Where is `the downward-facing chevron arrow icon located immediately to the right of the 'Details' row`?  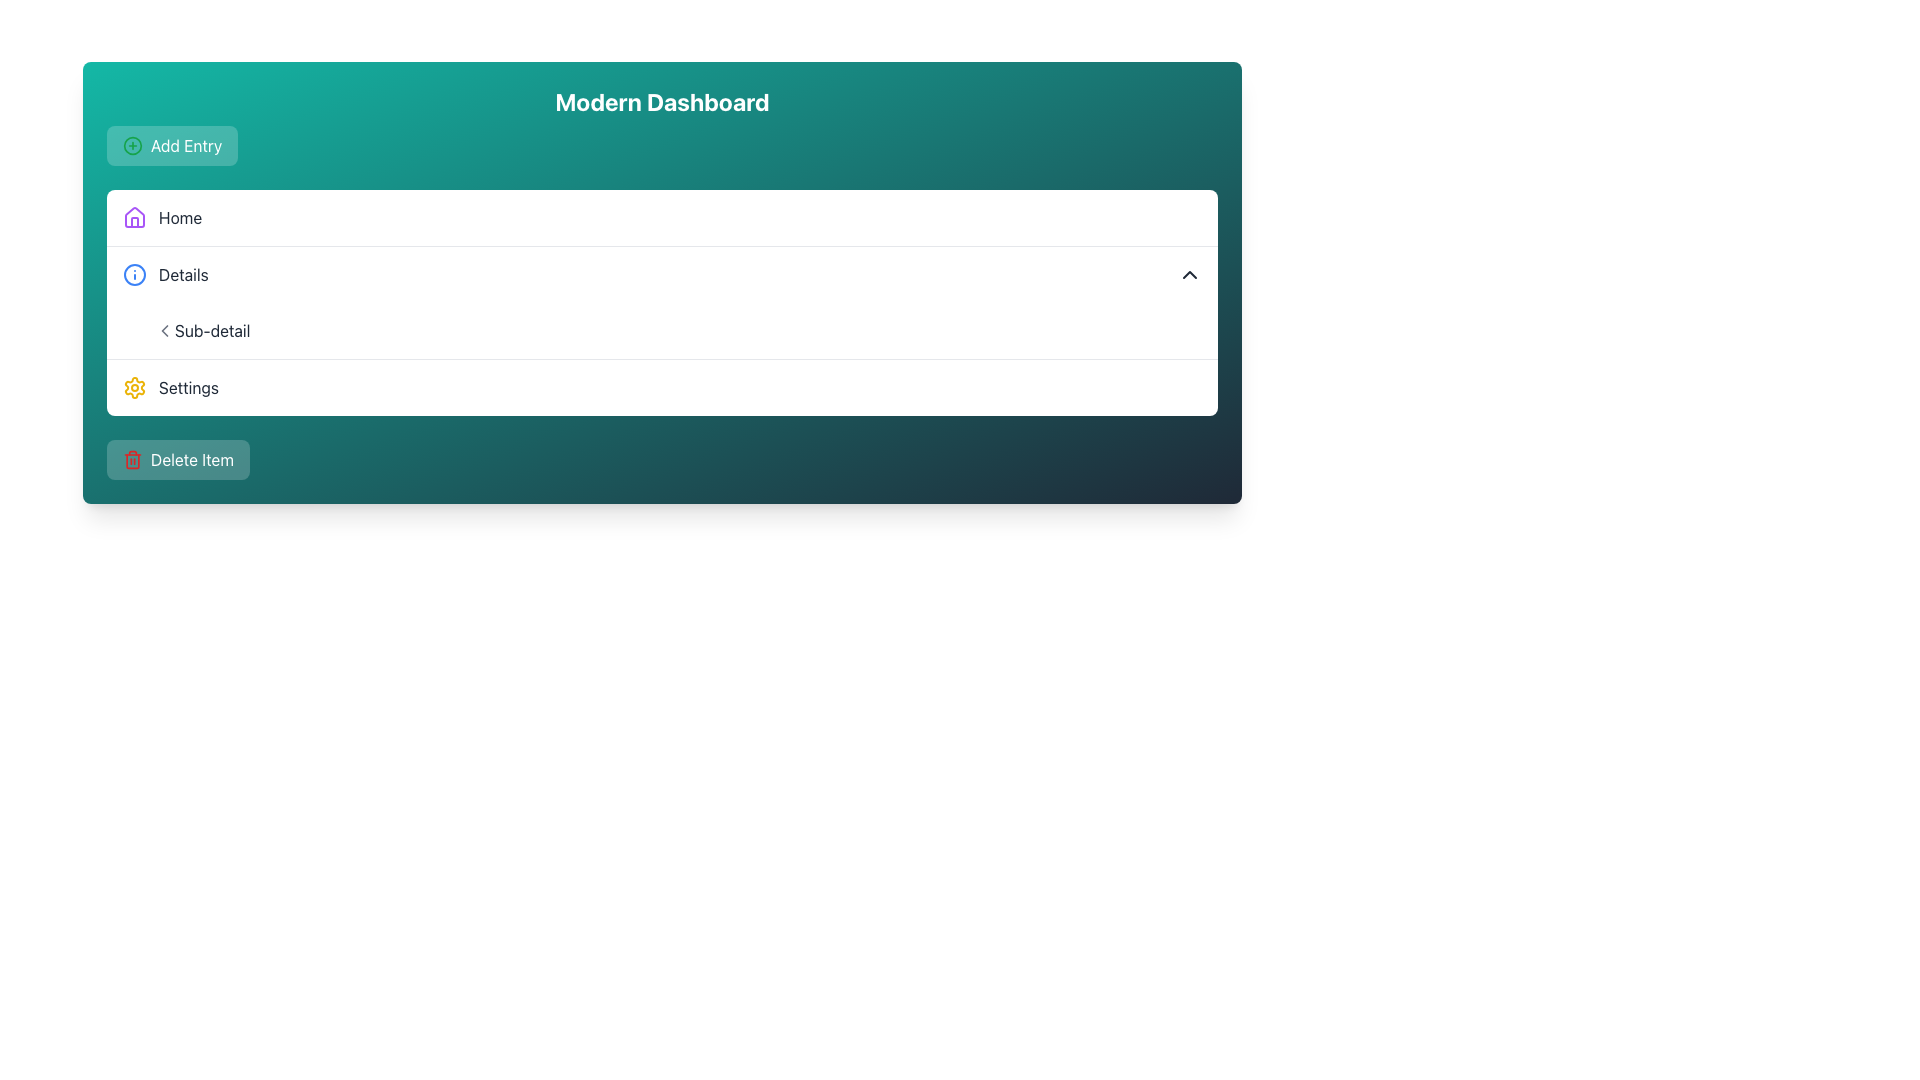
the downward-facing chevron arrow icon located immediately to the right of the 'Details' row is located at coordinates (1190, 274).